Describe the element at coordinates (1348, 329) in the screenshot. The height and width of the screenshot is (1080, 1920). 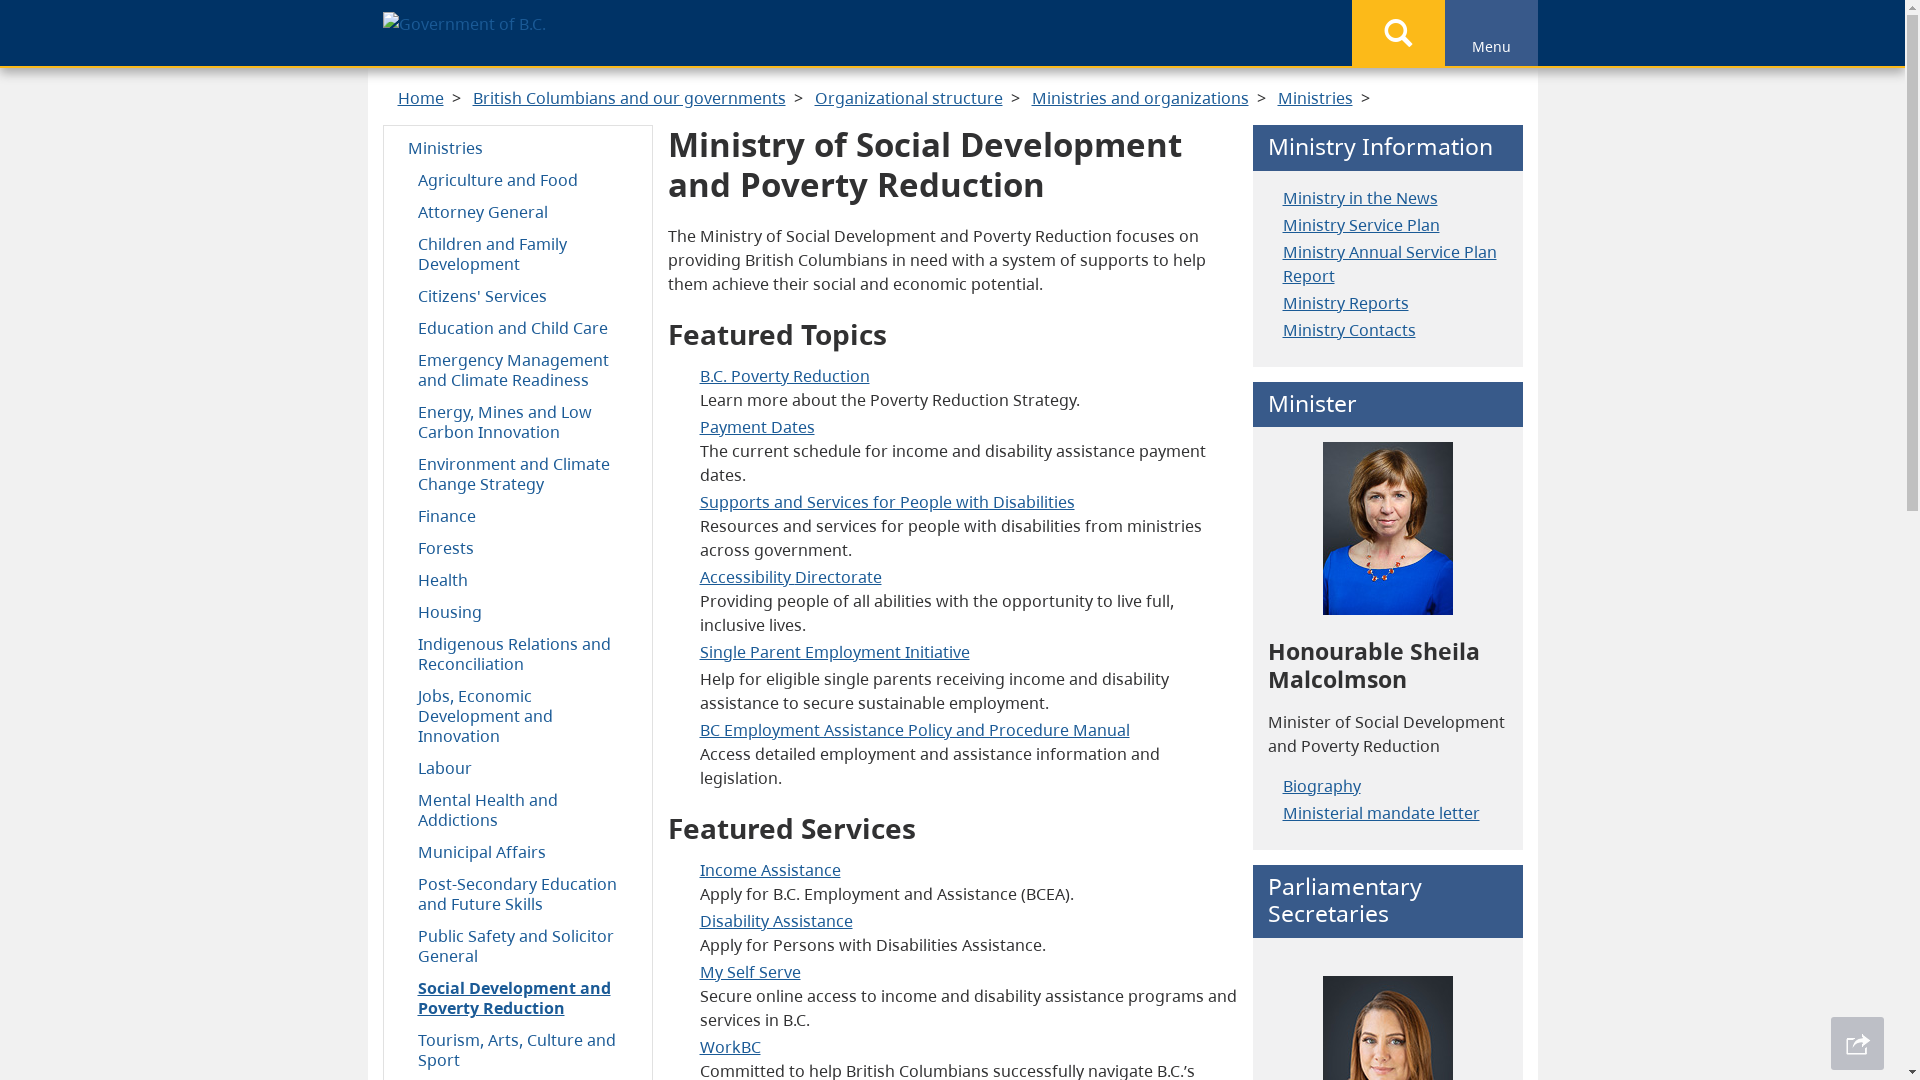
I see `'Ministry Contacts'` at that location.